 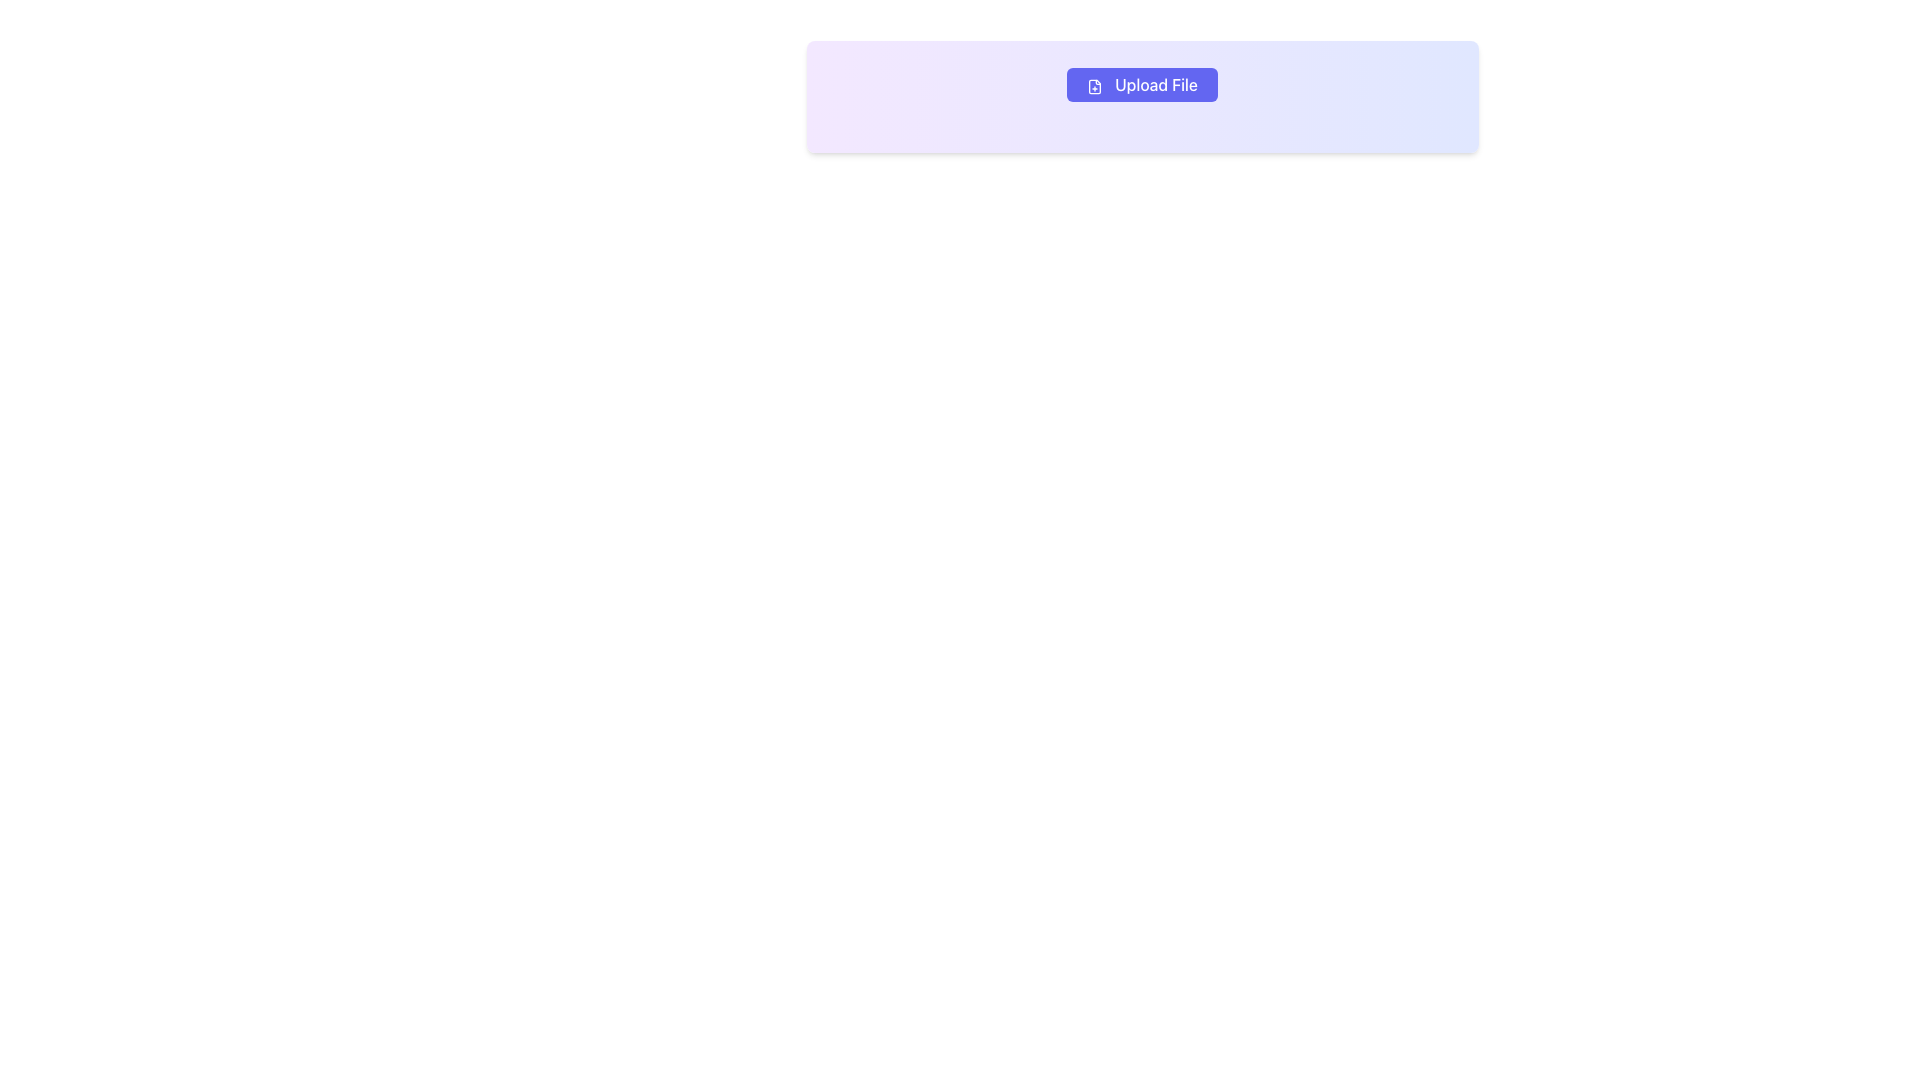 What do you see at coordinates (1142, 83) in the screenshot?
I see `the 'Upload File' button with a gradient purple background and white text` at bounding box center [1142, 83].